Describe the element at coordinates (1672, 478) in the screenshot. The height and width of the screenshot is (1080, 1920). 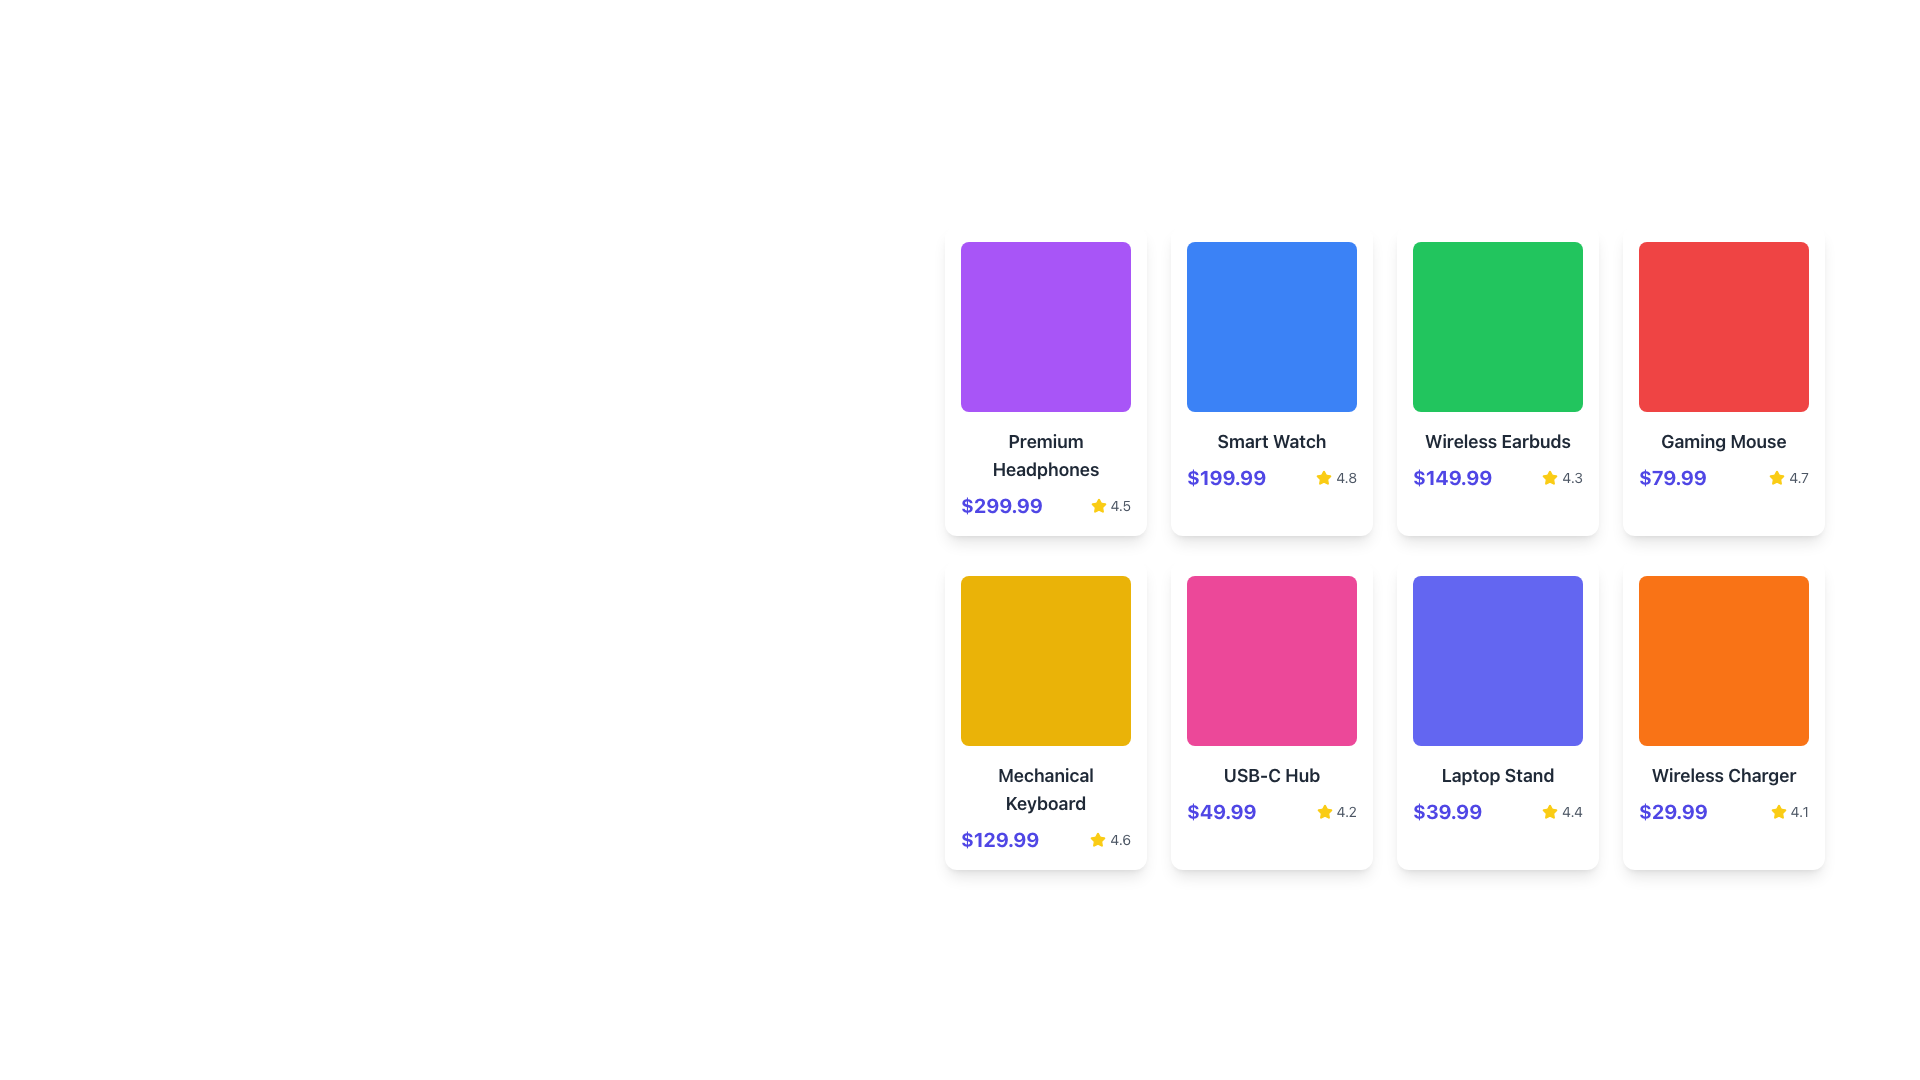
I see `price information from the Text Label indicating the price of the 'Gaming Mouse' product, located in the fourth card of the top row, below the title and above the rating component` at that location.